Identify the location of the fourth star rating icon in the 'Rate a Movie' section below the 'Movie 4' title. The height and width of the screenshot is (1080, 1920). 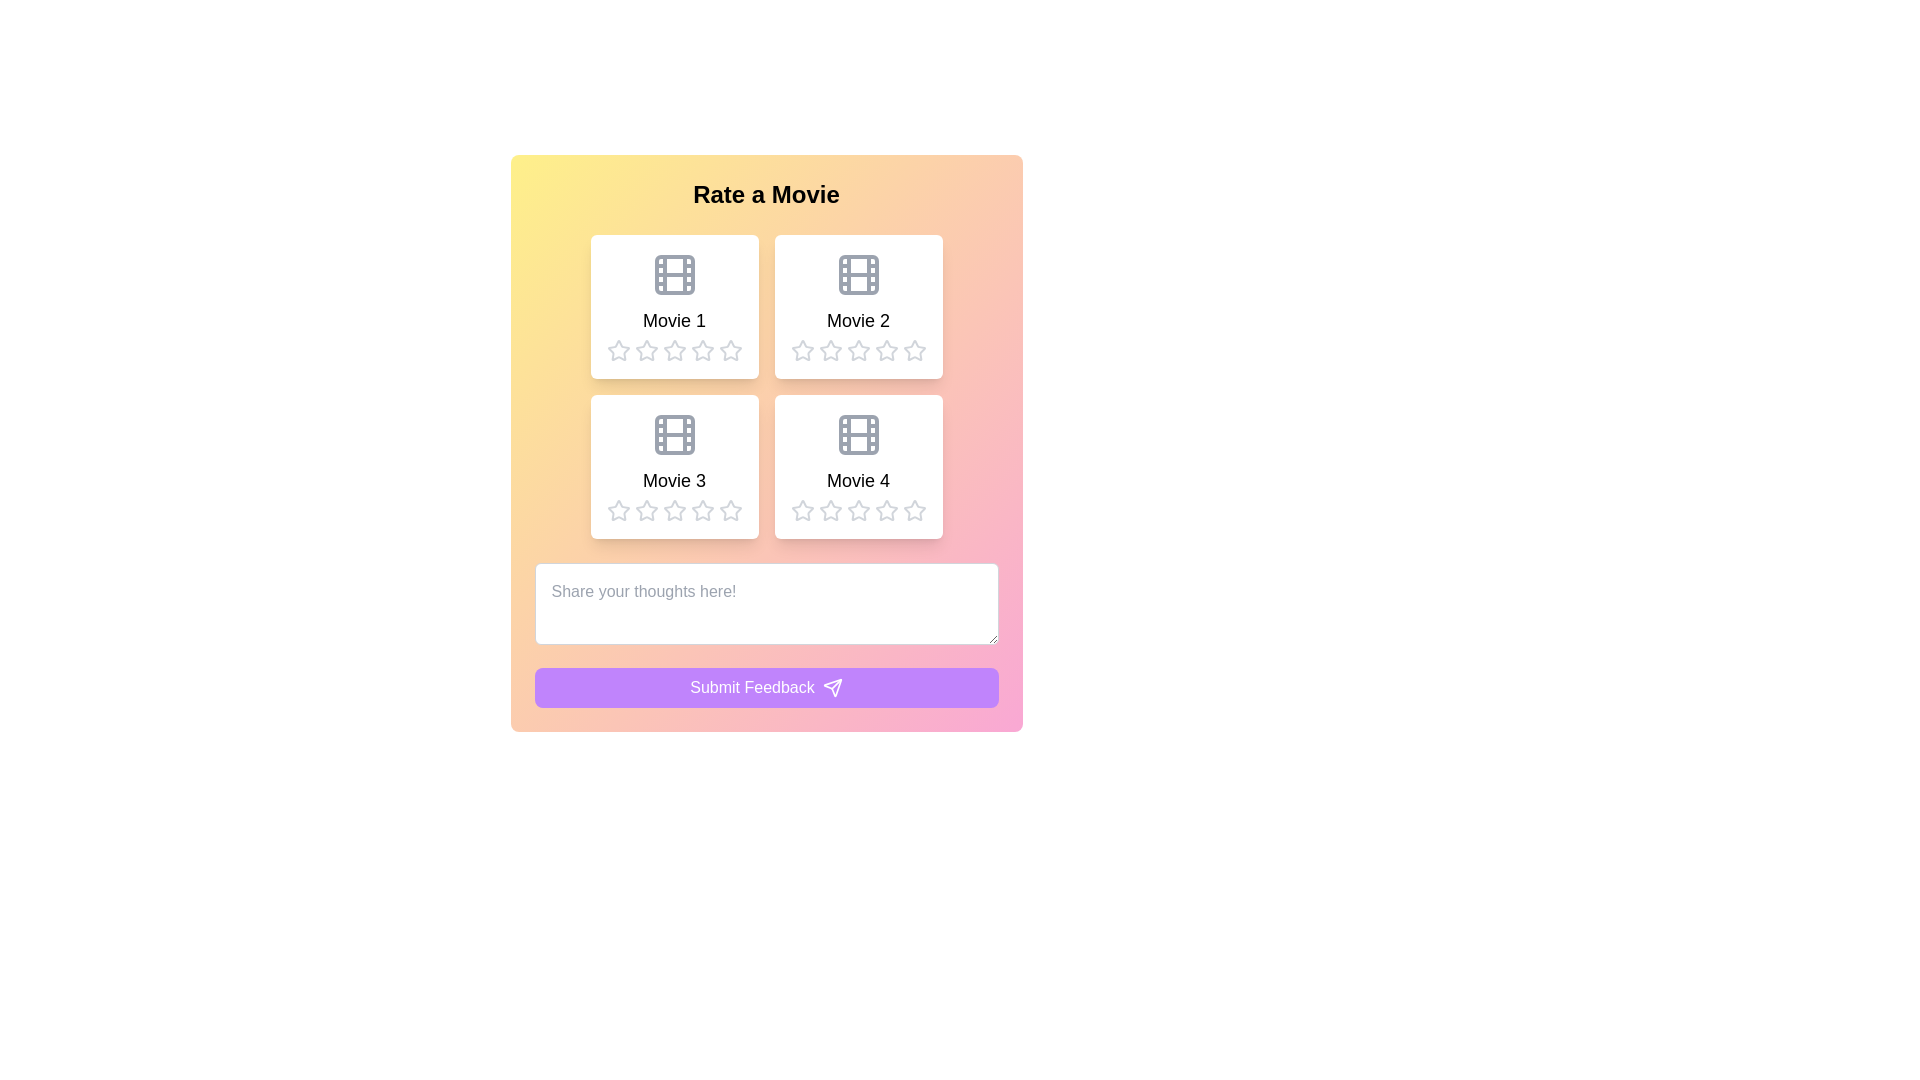
(858, 509).